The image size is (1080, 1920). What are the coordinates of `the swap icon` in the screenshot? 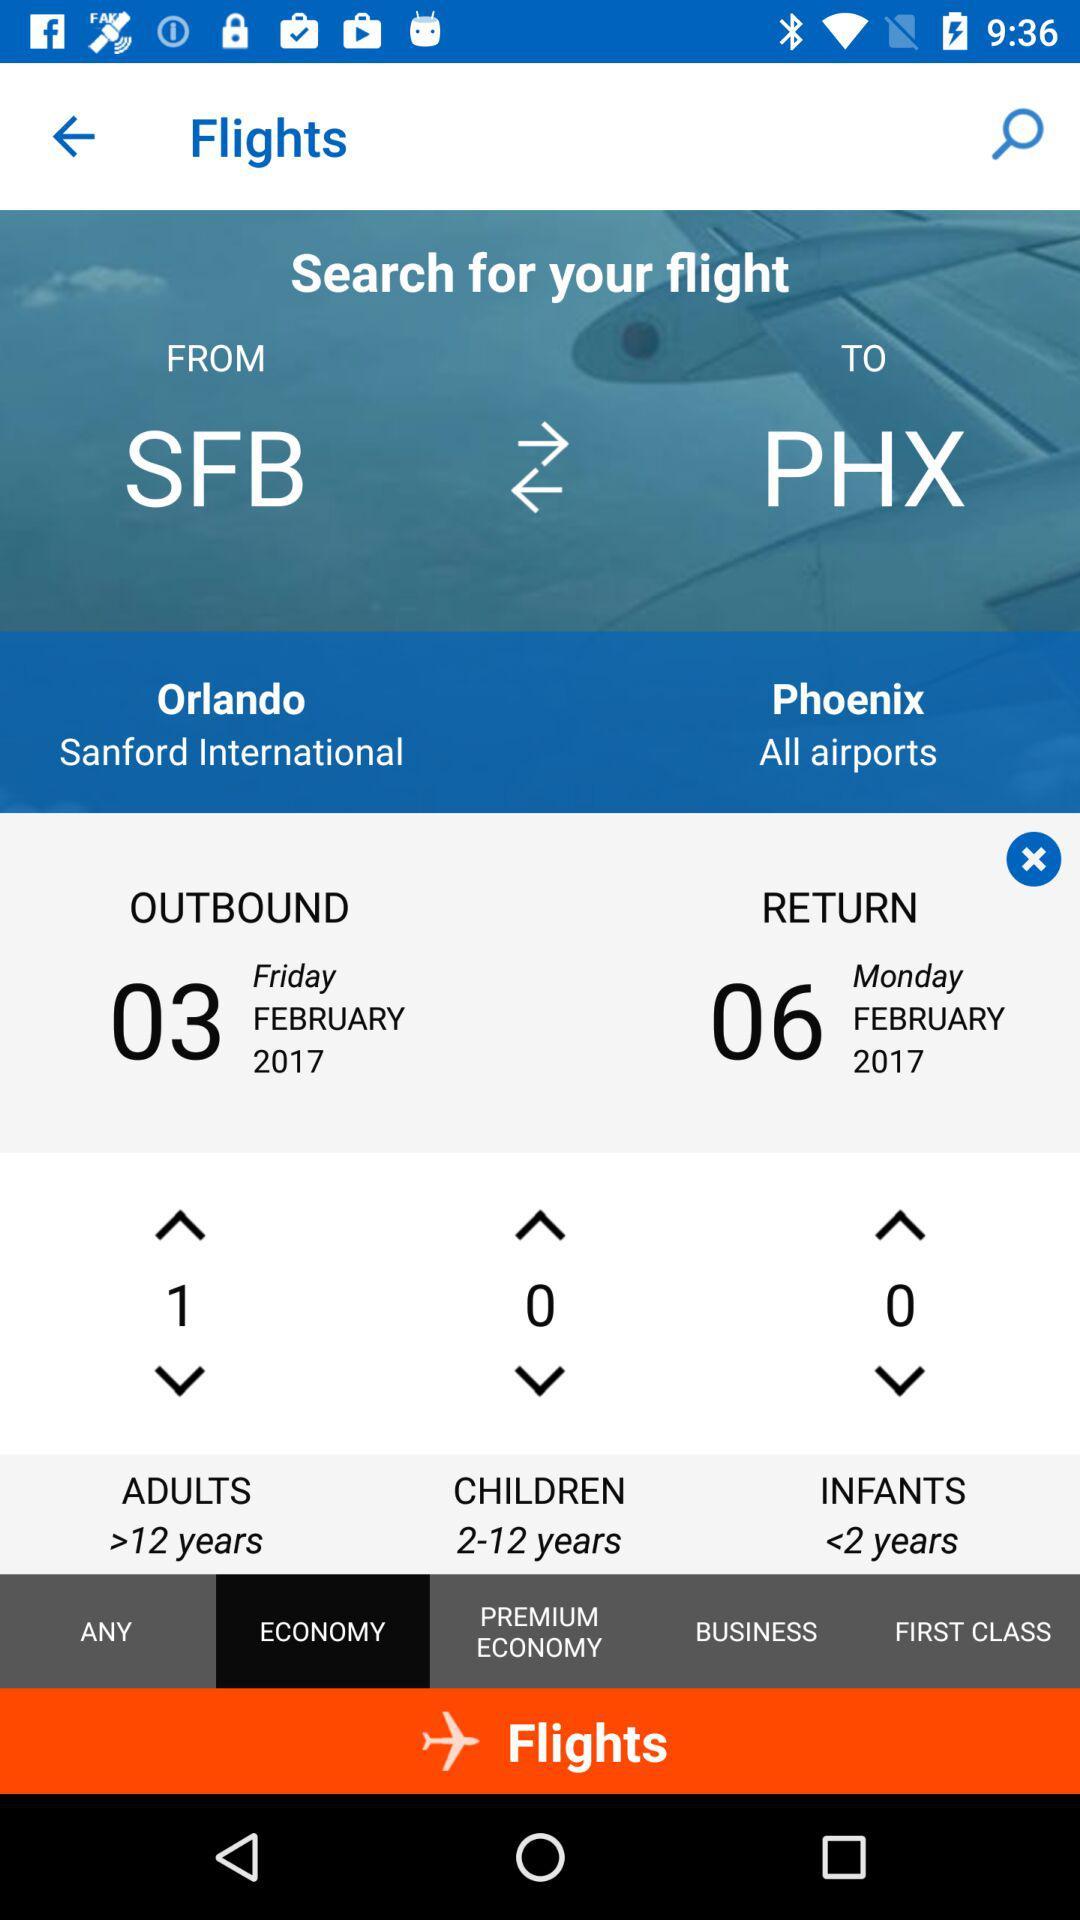 It's located at (538, 466).